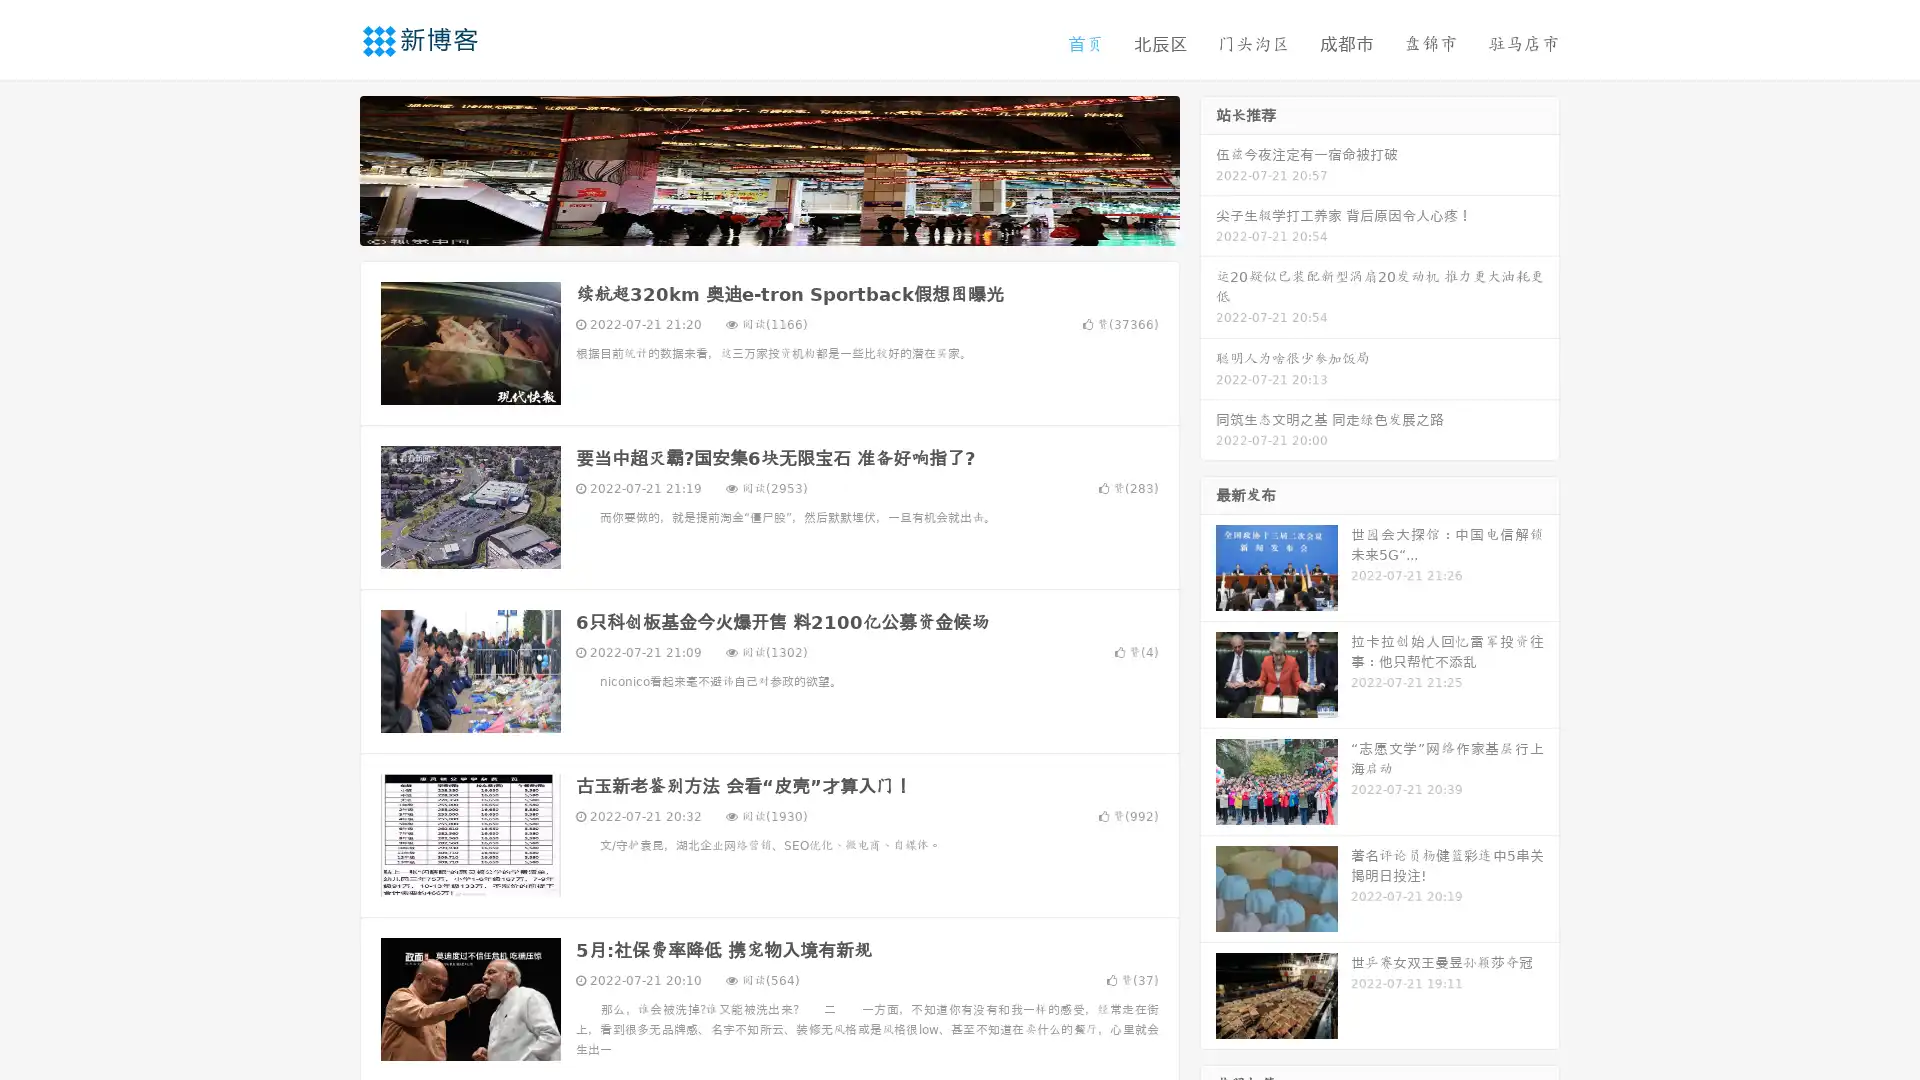  What do you see at coordinates (748, 225) in the screenshot?
I see `Go to slide 1` at bounding box center [748, 225].